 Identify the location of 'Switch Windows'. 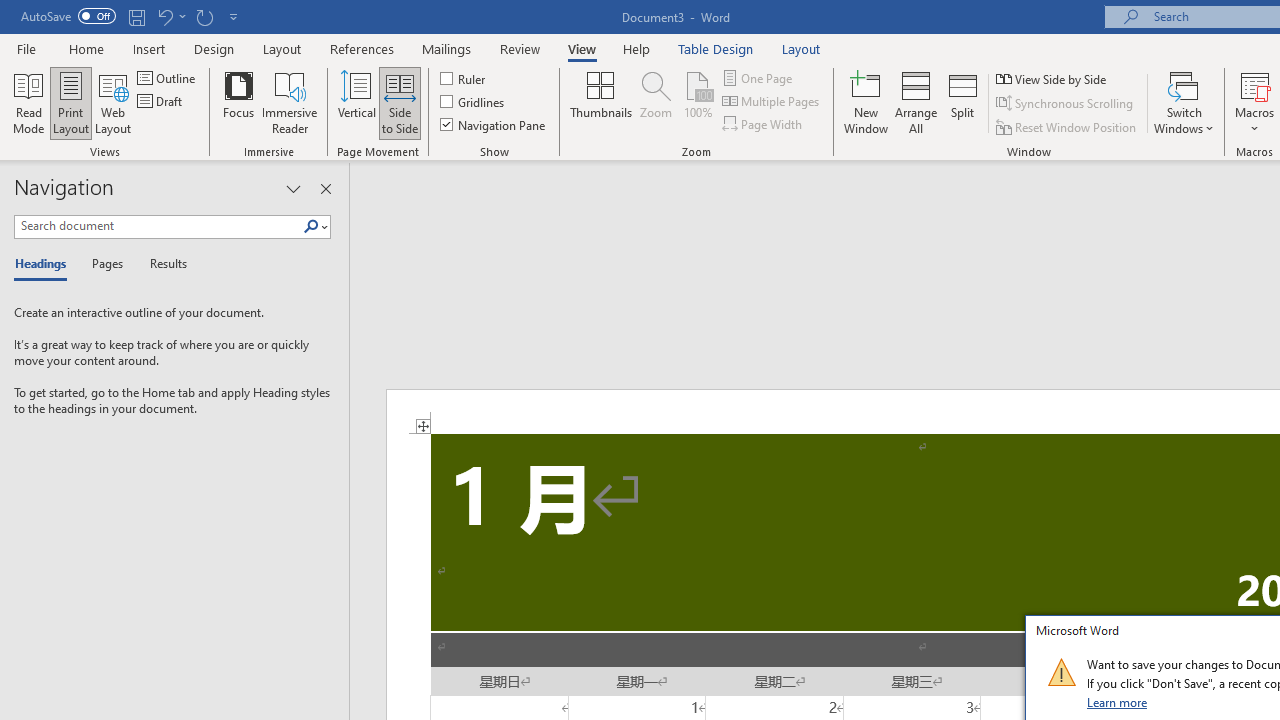
(1184, 103).